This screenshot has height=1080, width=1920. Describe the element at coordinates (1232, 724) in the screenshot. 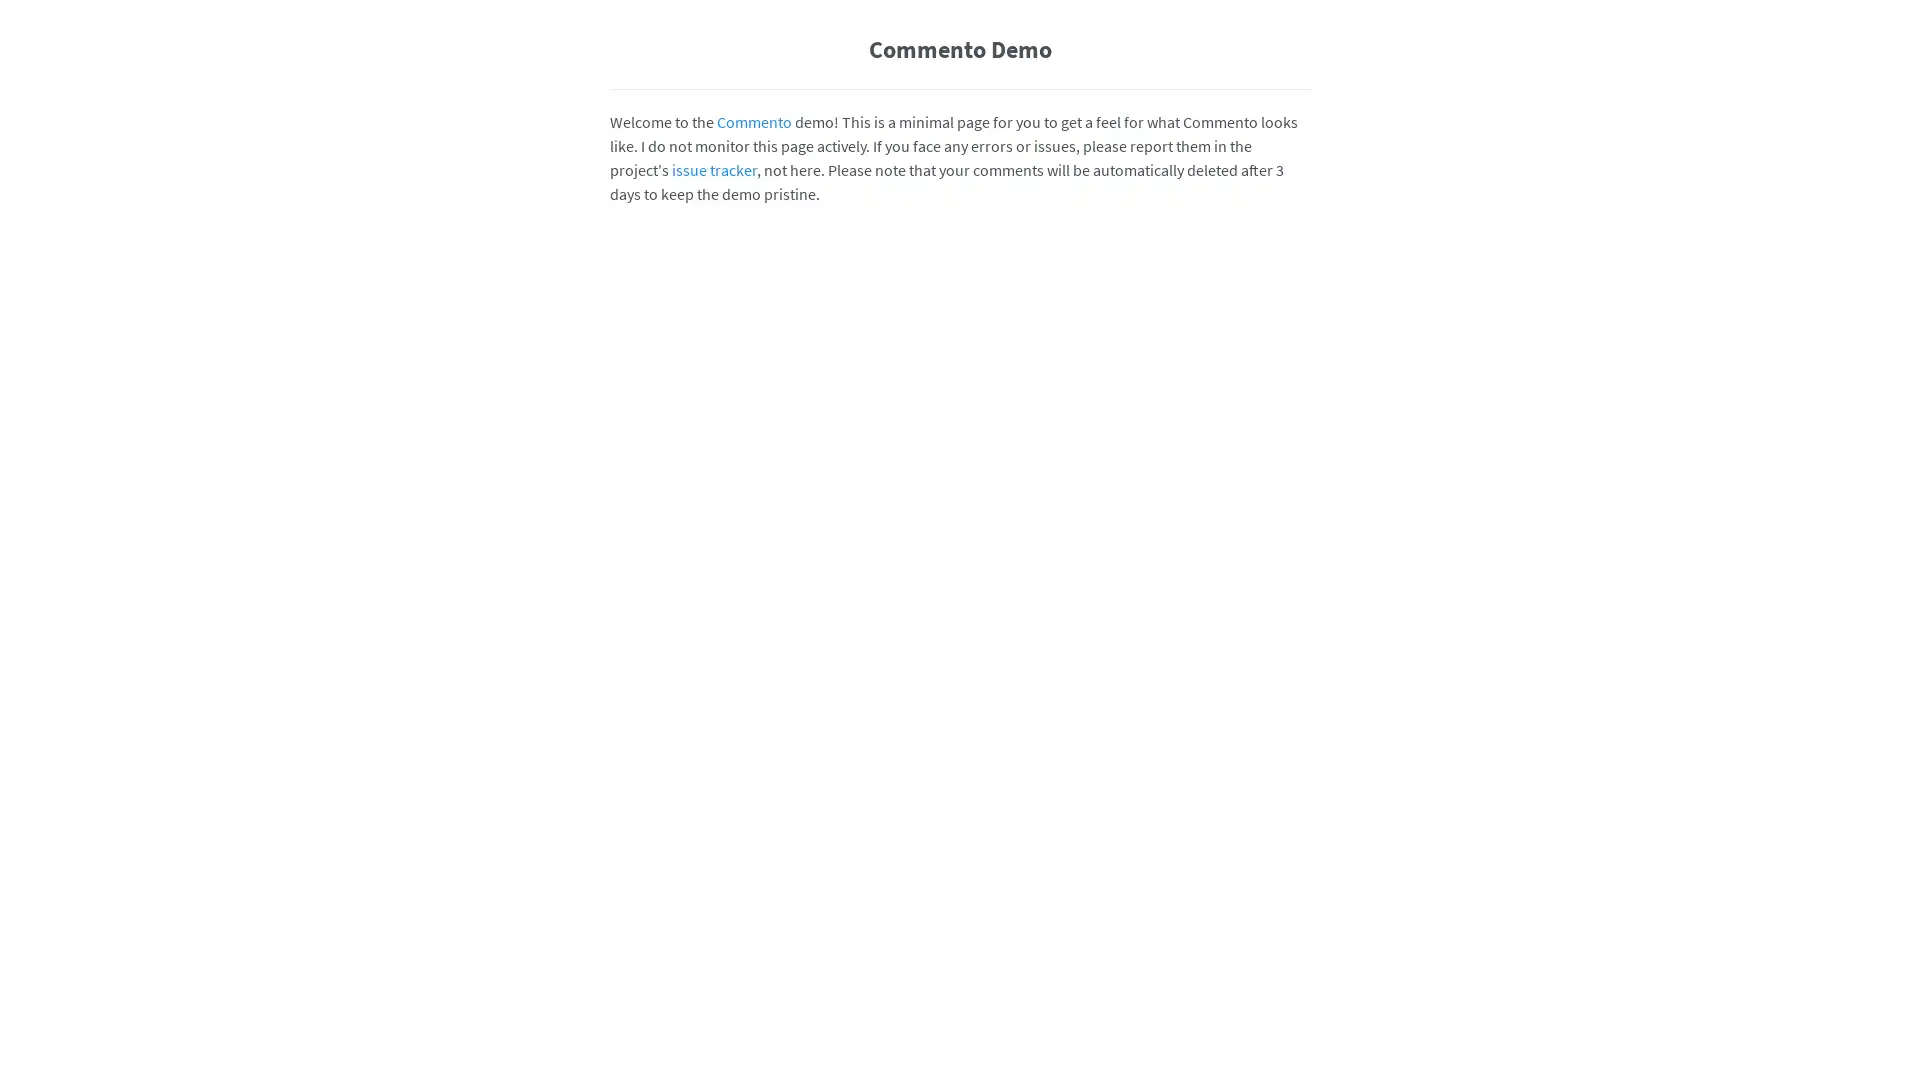

I see `Upvote` at that location.